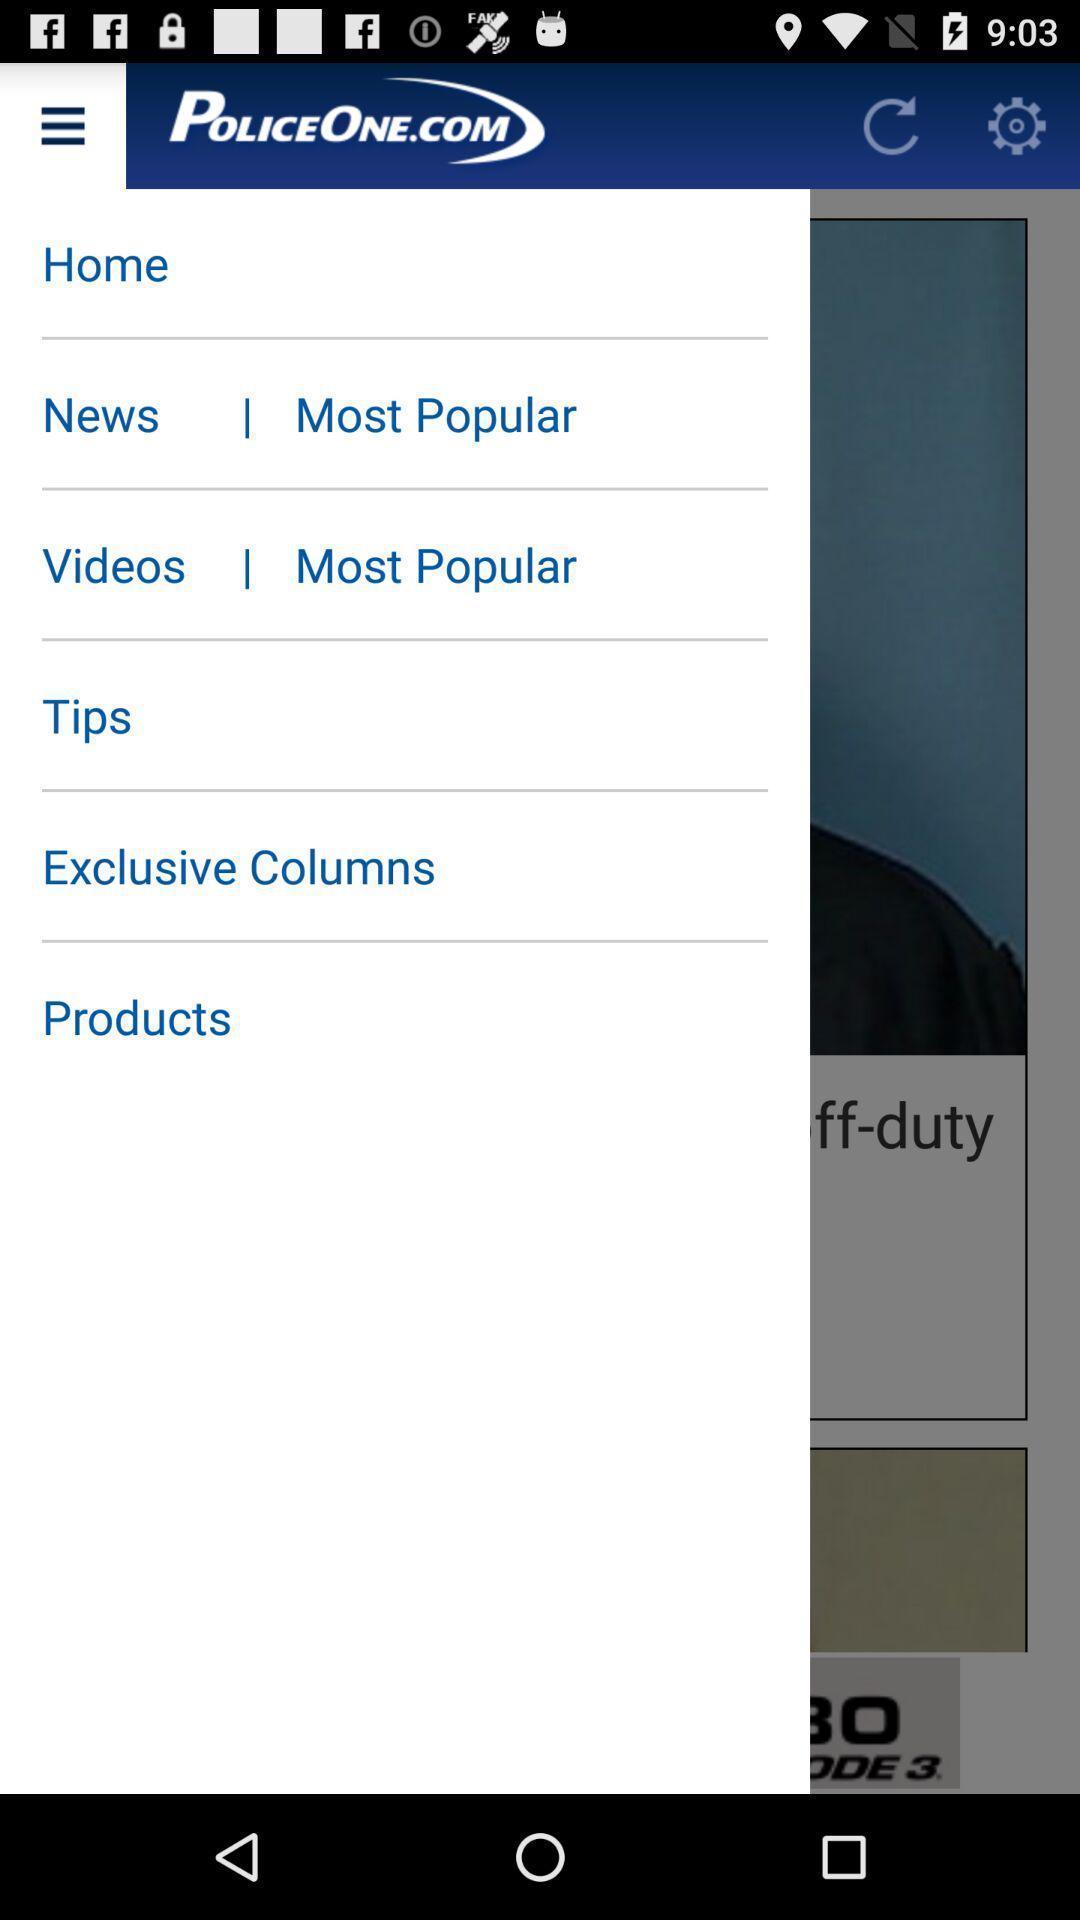  Describe the element at coordinates (890, 133) in the screenshot. I see `the refresh icon` at that location.